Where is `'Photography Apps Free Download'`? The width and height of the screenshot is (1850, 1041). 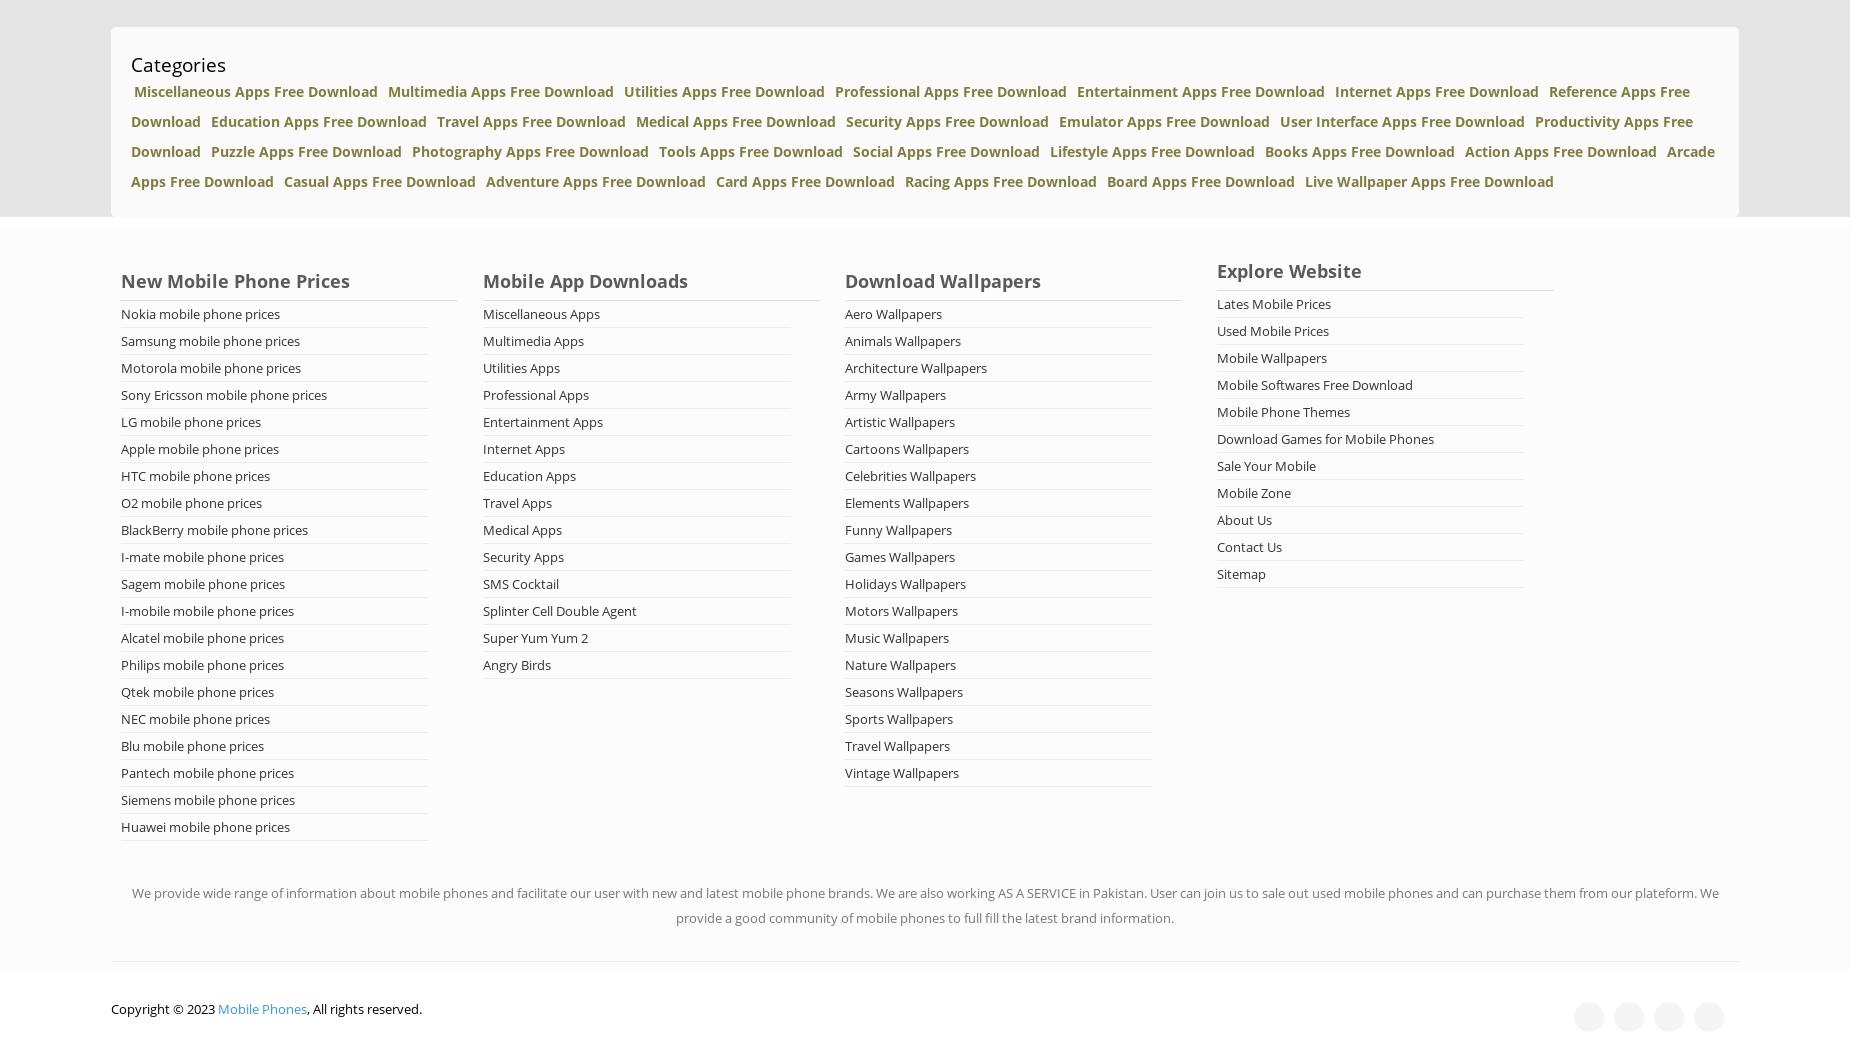
'Photography Apps Free Download' is located at coordinates (530, 151).